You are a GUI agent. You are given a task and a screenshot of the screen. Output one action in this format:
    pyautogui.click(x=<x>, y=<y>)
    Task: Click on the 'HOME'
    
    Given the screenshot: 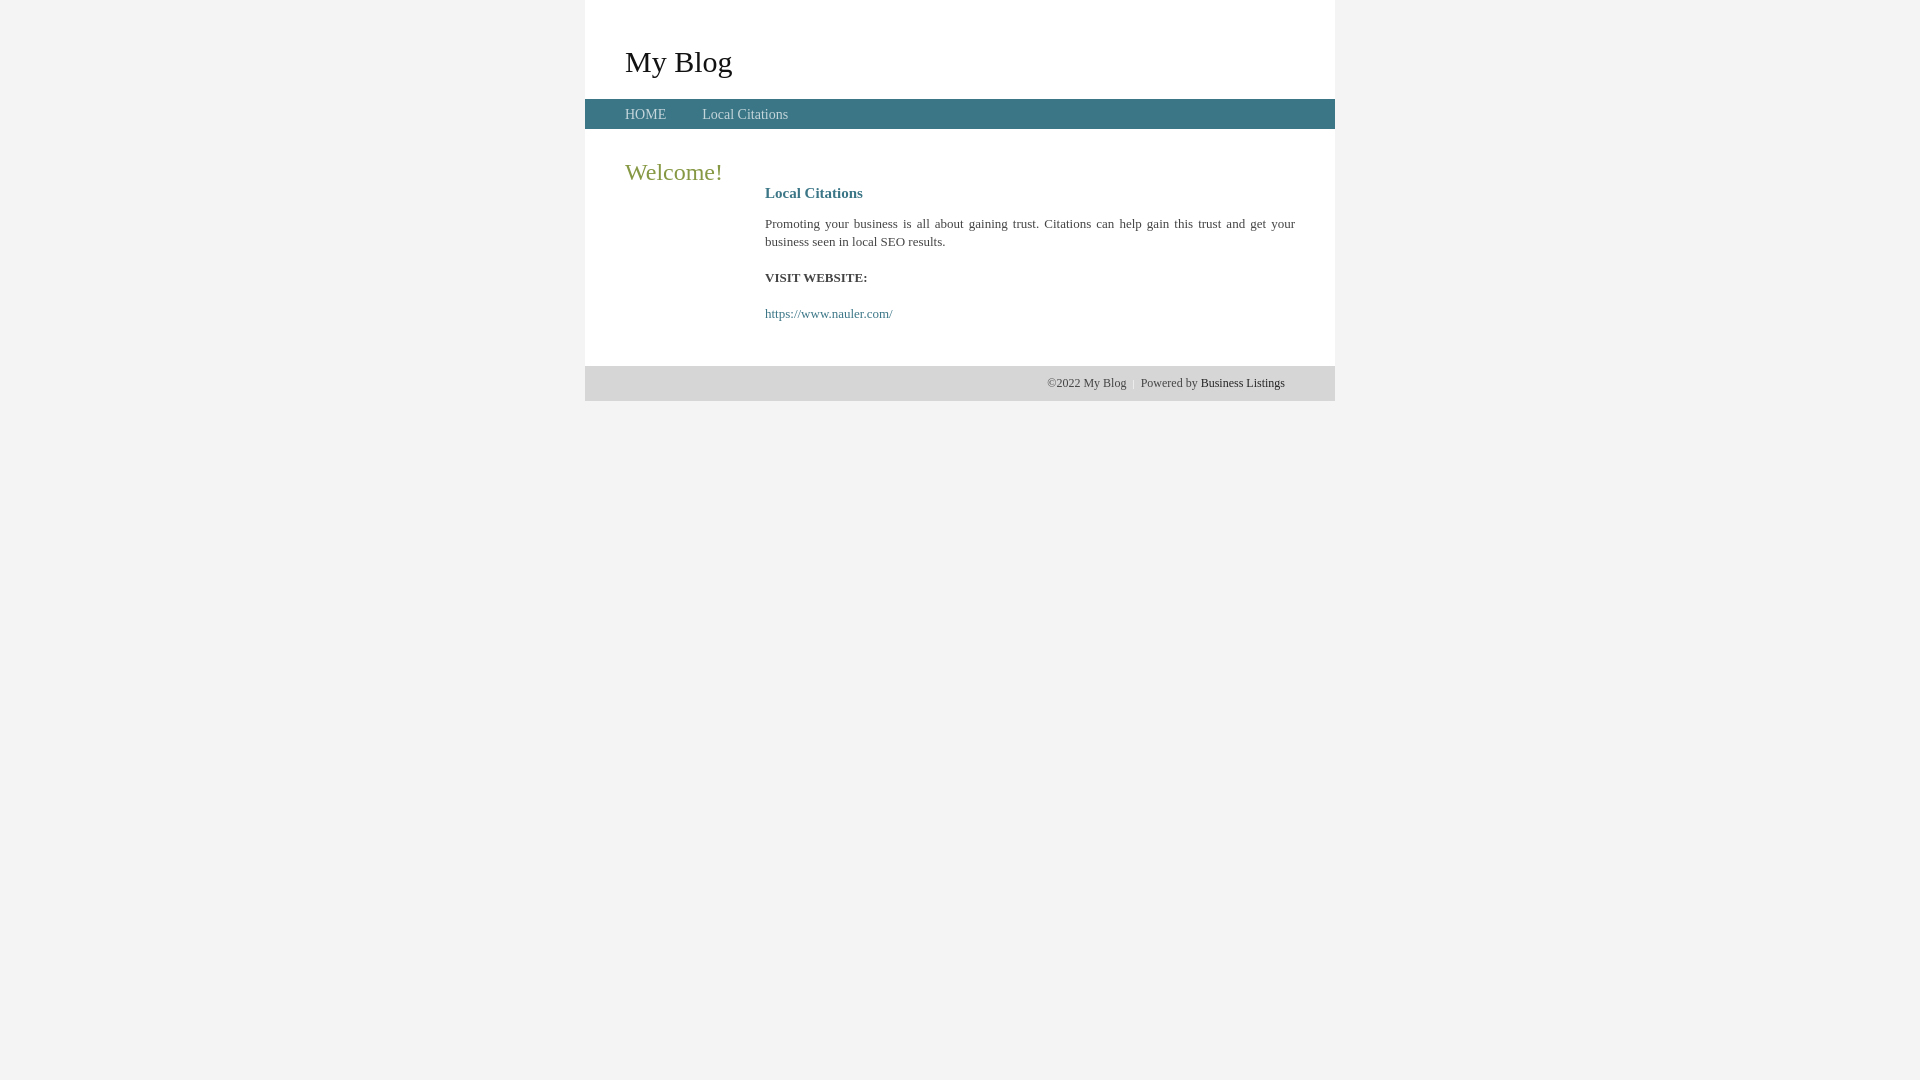 What is the action you would take?
    pyautogui.click(x=645, y=114)
    